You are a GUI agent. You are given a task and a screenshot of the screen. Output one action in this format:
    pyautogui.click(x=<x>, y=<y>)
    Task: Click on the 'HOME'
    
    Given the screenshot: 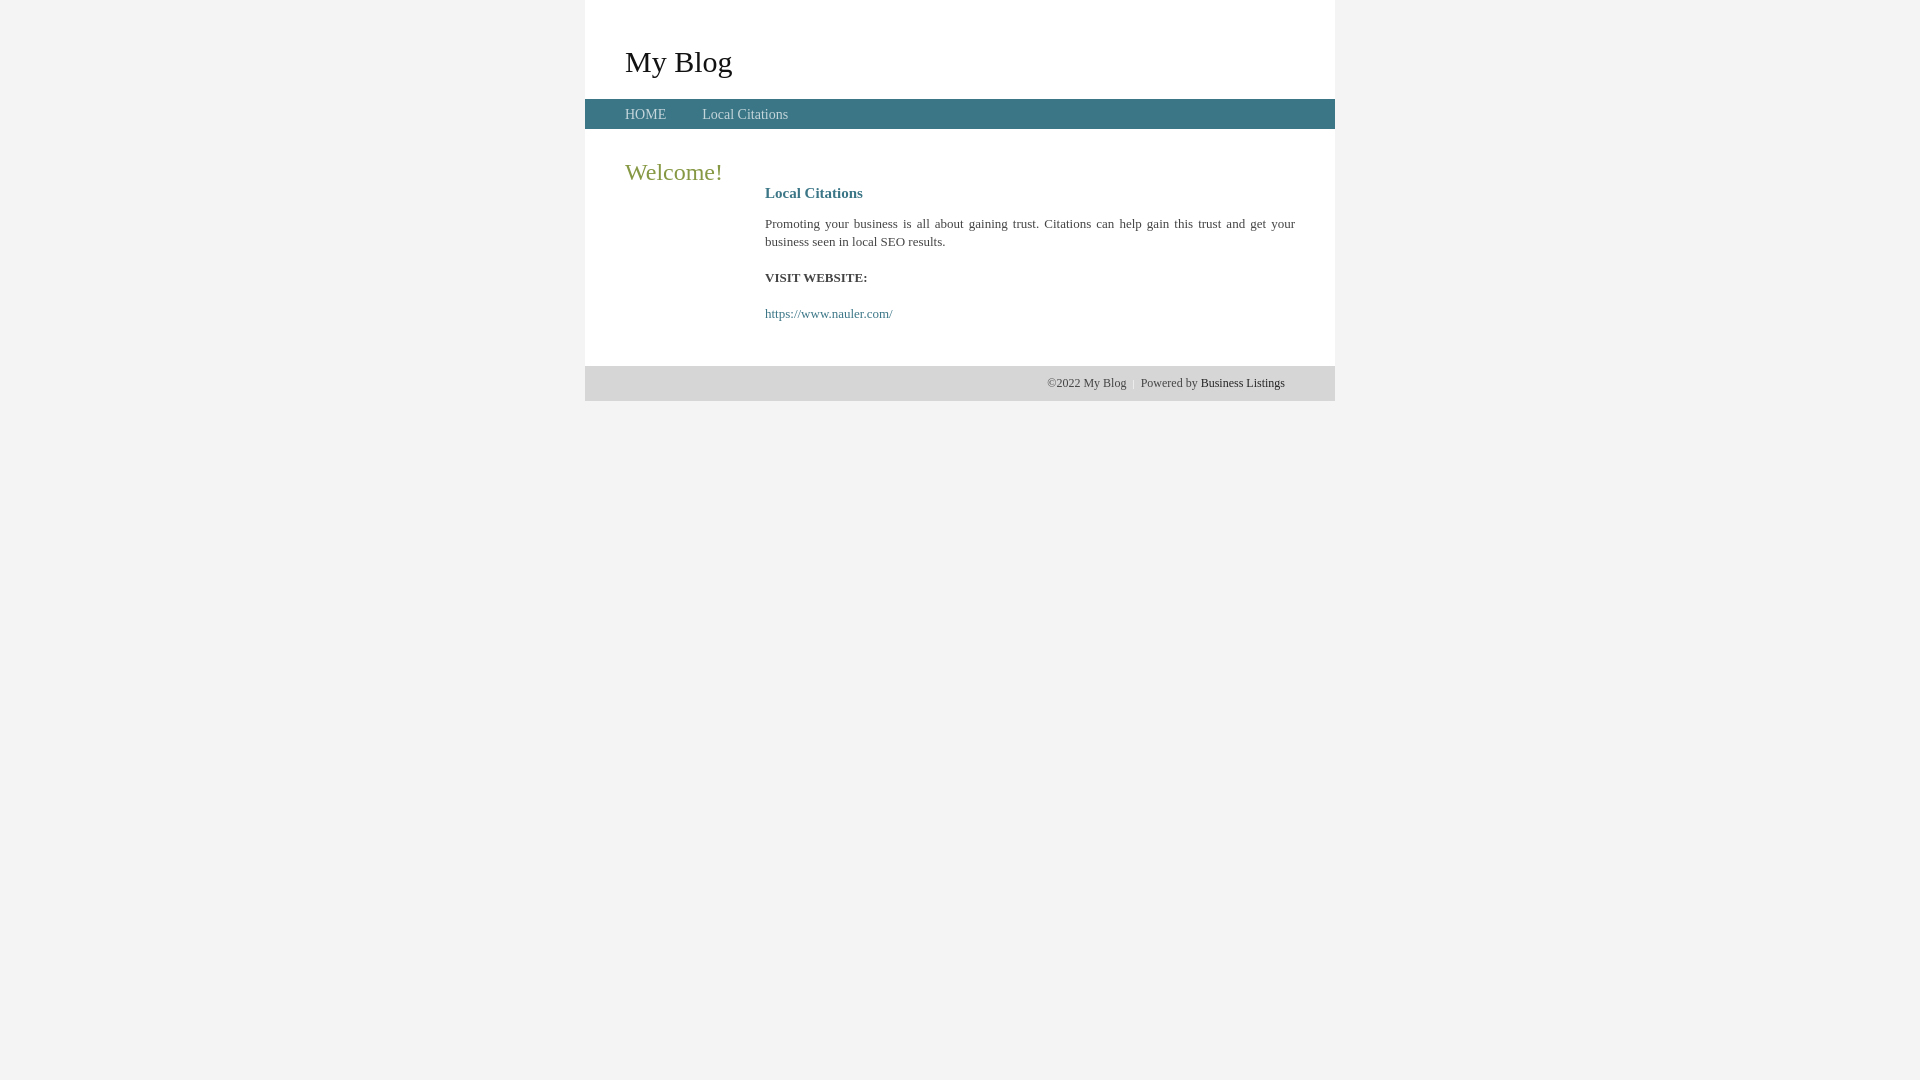 What is the action you would take?
    pyautogui.click(x=645, y=114)
    